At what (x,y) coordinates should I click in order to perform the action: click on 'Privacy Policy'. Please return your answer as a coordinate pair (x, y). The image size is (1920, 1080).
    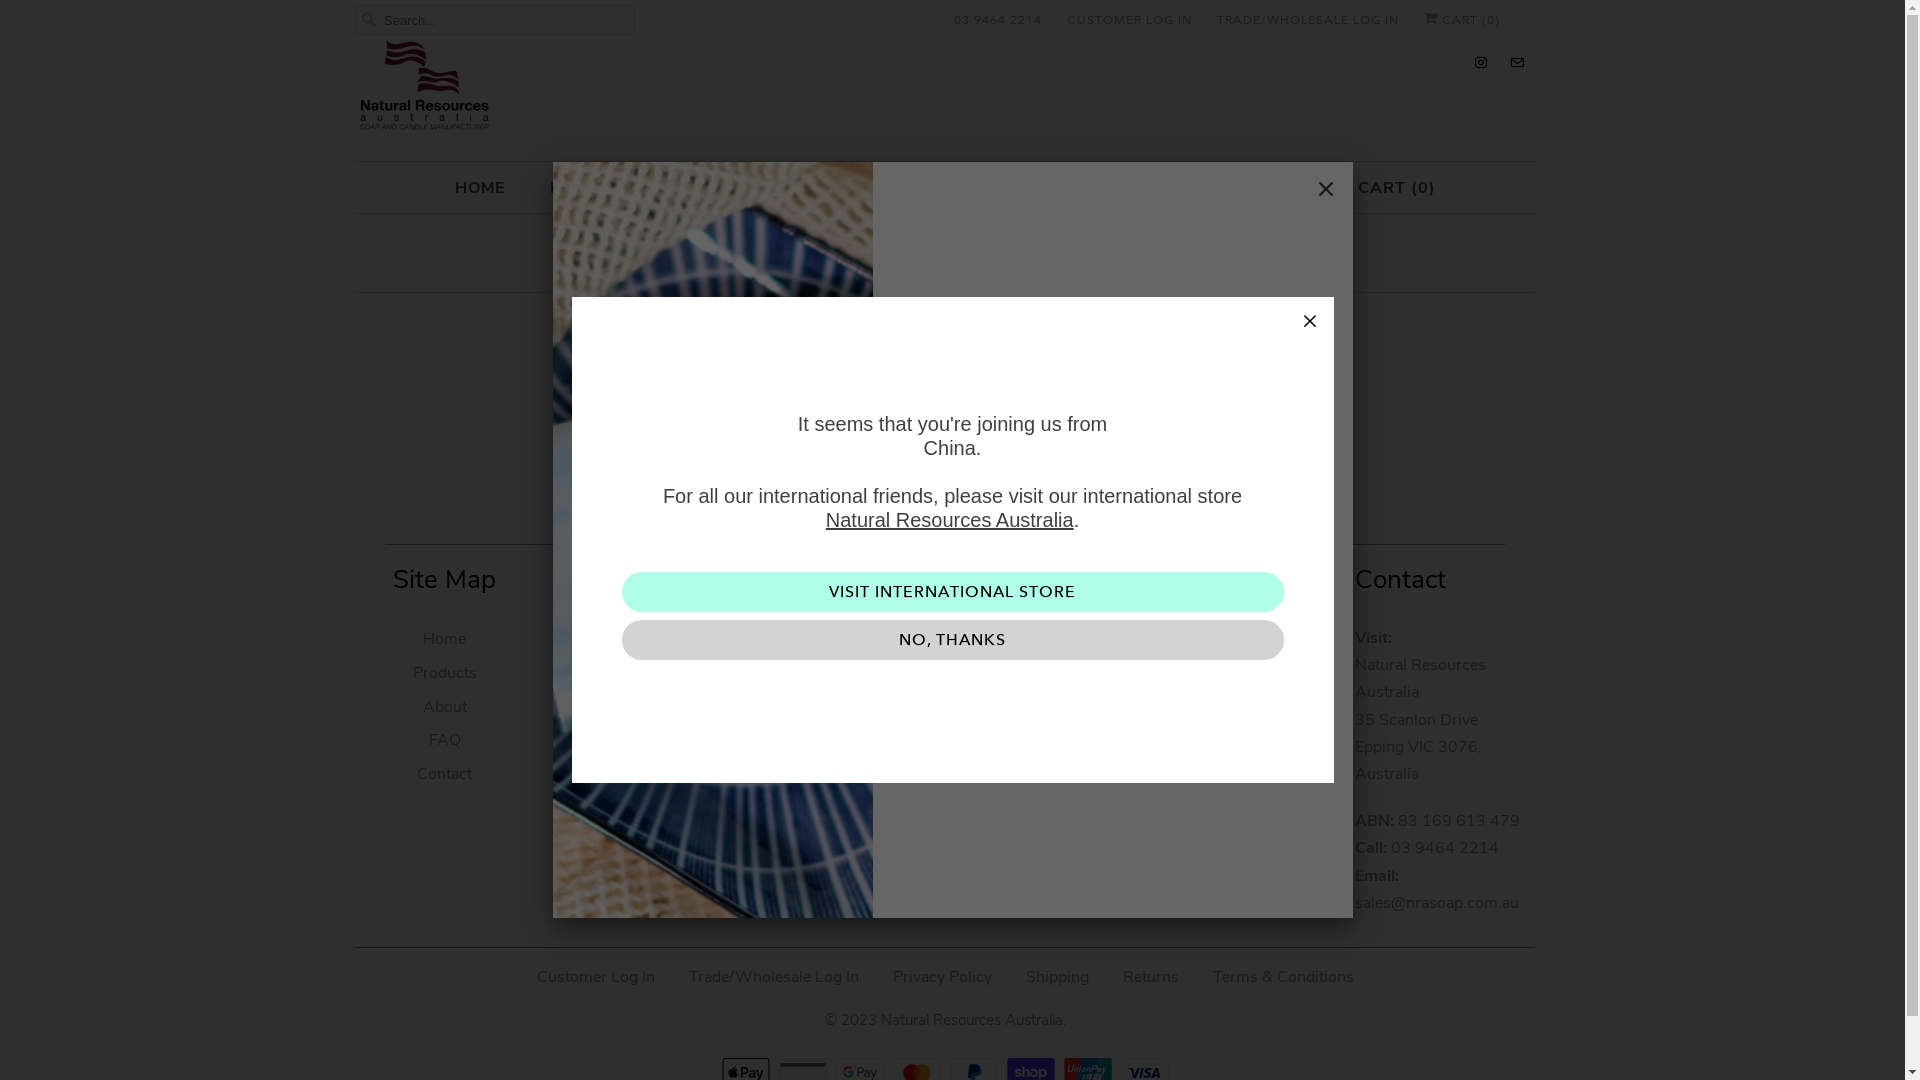
    Looking at the image, I should click on (940, 975).